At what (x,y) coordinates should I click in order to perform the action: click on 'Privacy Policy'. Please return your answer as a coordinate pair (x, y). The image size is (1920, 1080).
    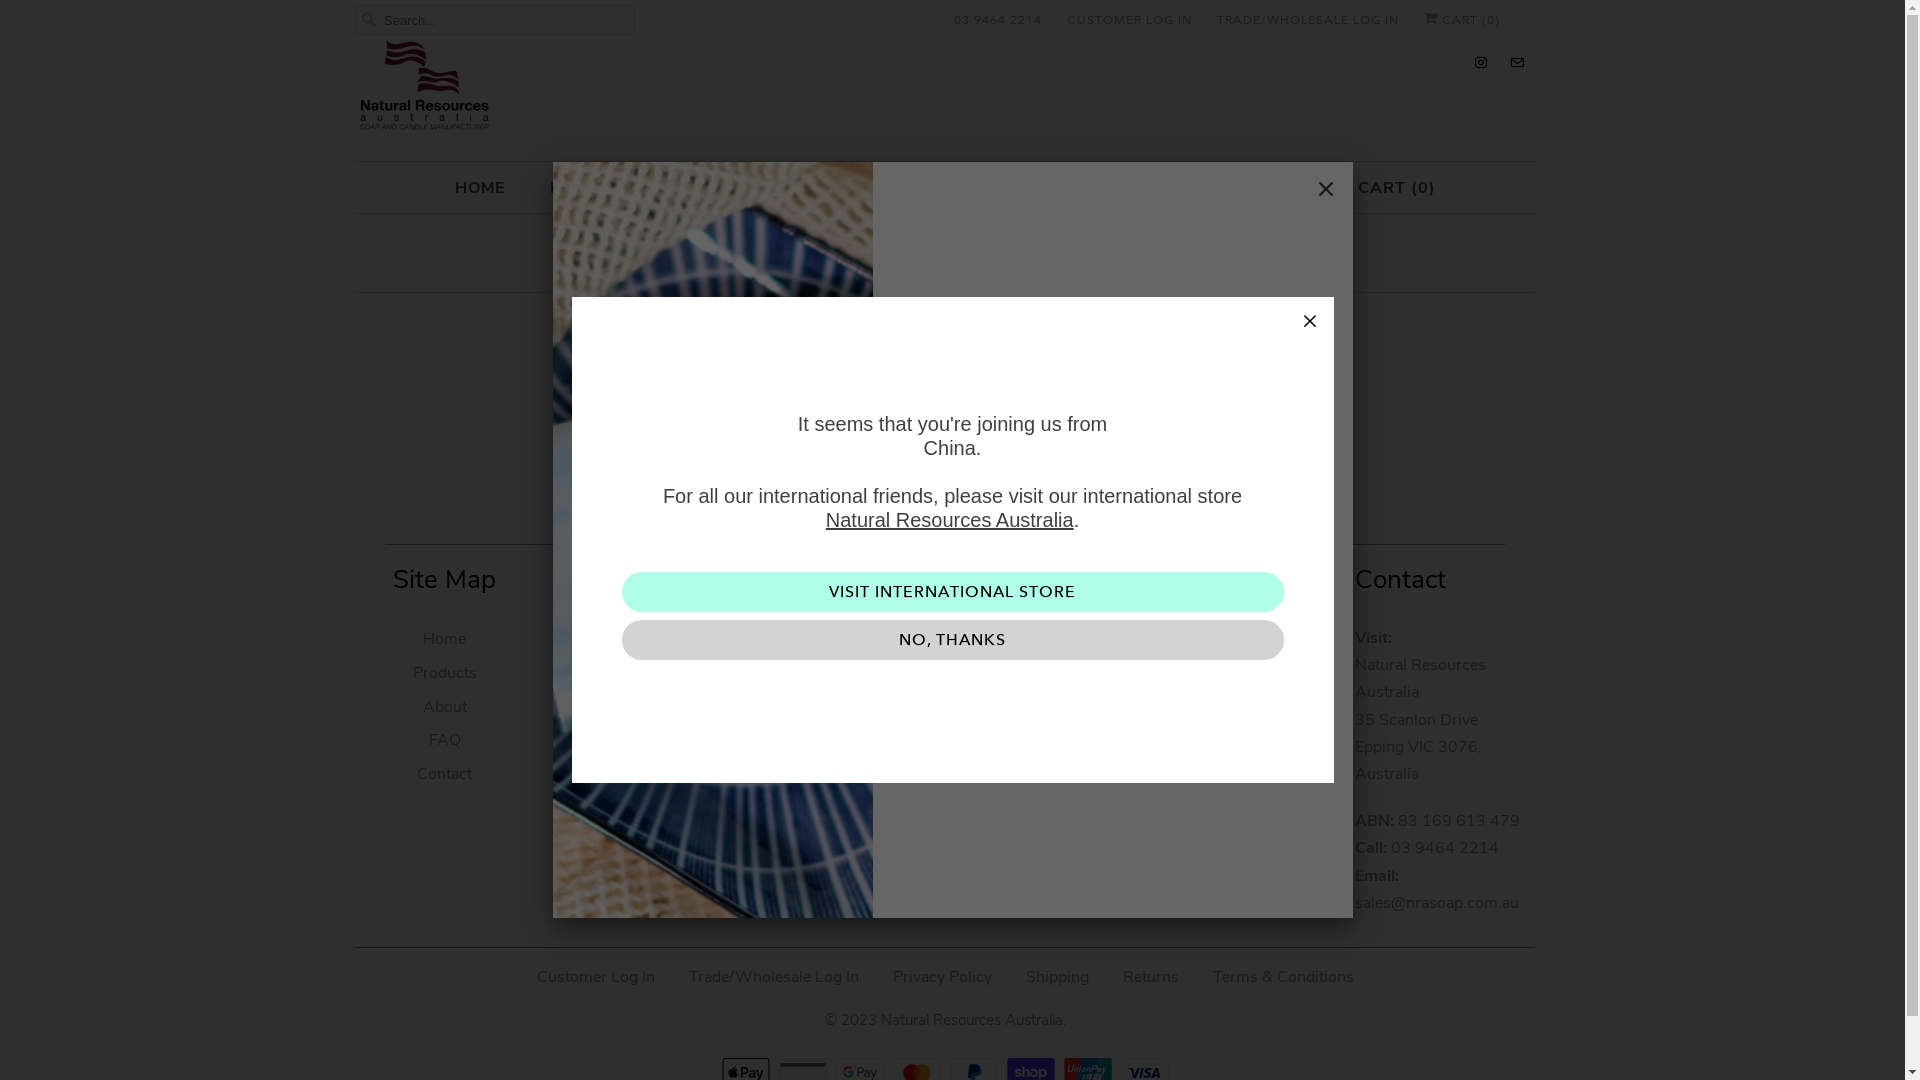
    Looking at the image, I should click on (940, 975).